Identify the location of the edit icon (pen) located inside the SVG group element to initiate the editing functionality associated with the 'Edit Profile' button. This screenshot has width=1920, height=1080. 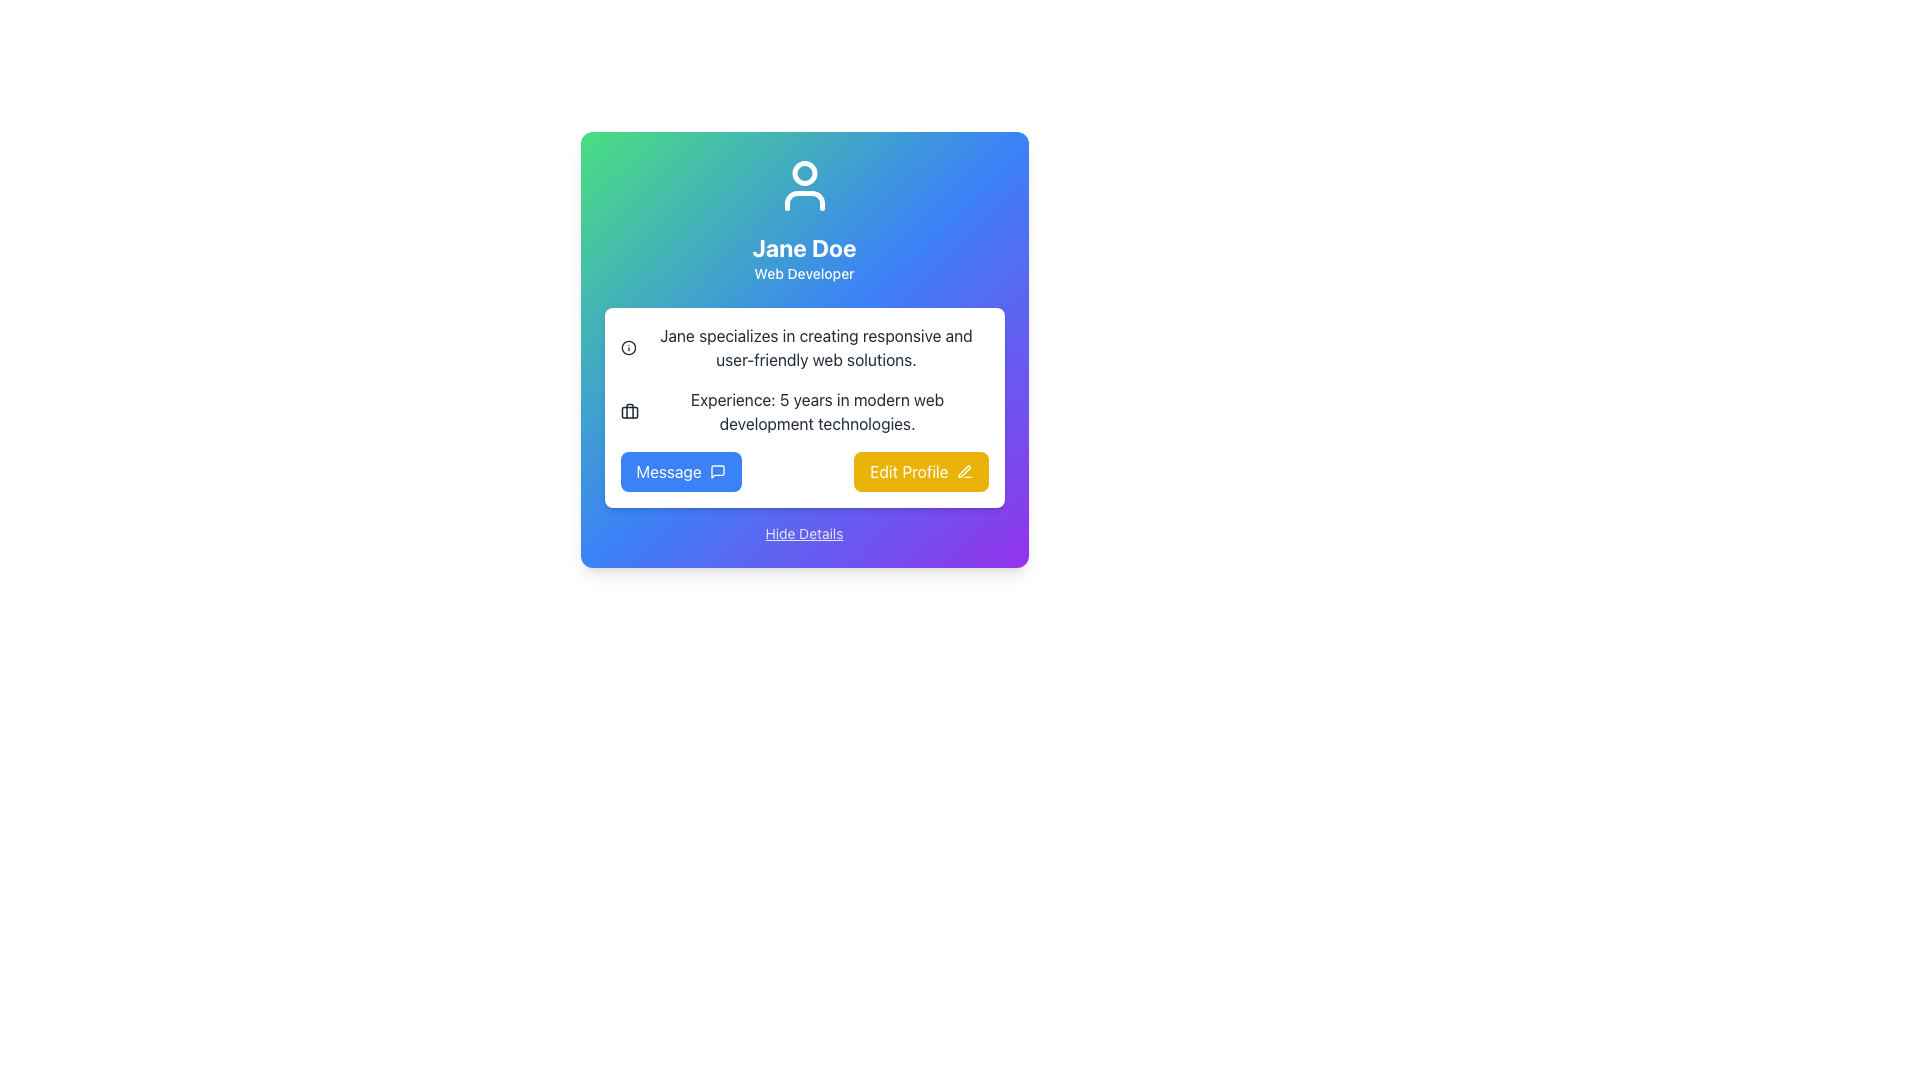
(964, 471).